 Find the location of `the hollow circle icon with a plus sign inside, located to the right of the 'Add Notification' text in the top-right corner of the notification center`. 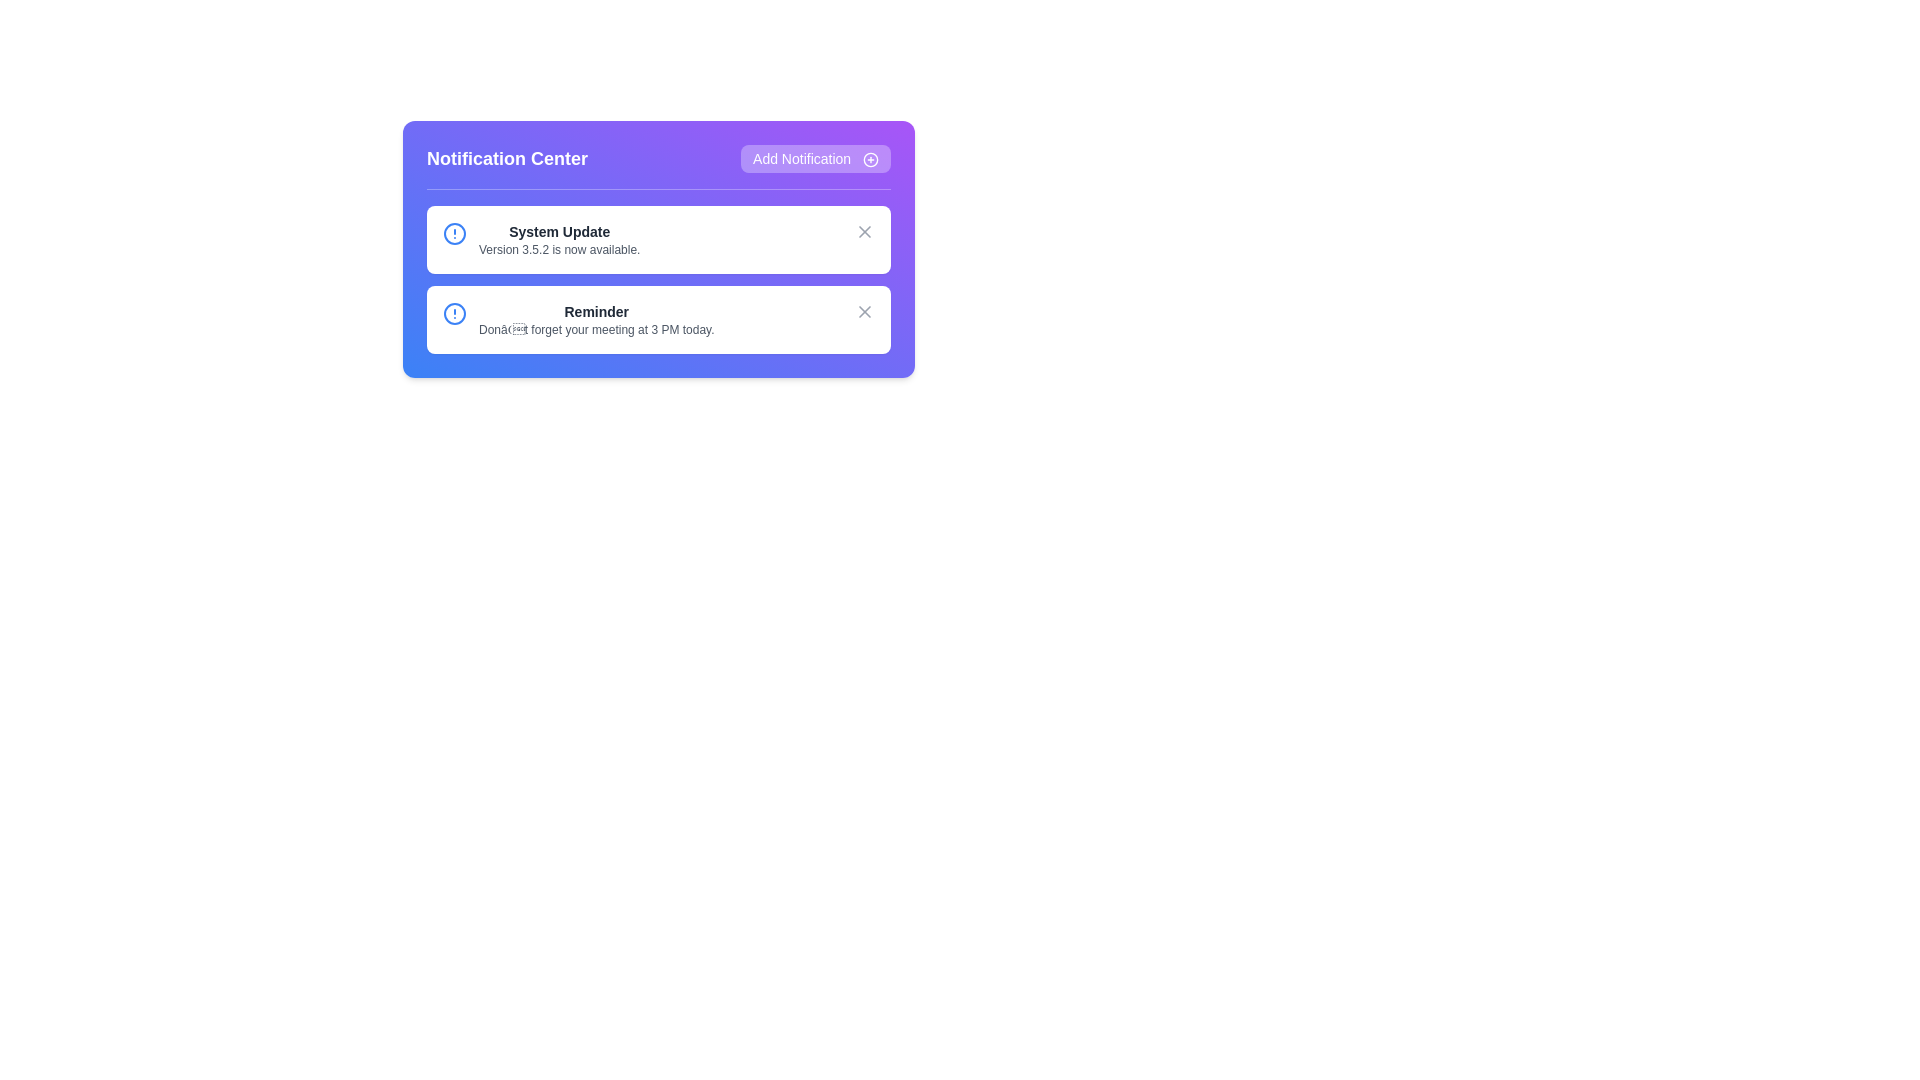

the hollow circle icon with a plus sign inside, located to the right of the 'Add Notification' text in the top-right corner of the notification center is located at coordinates (870, 158).